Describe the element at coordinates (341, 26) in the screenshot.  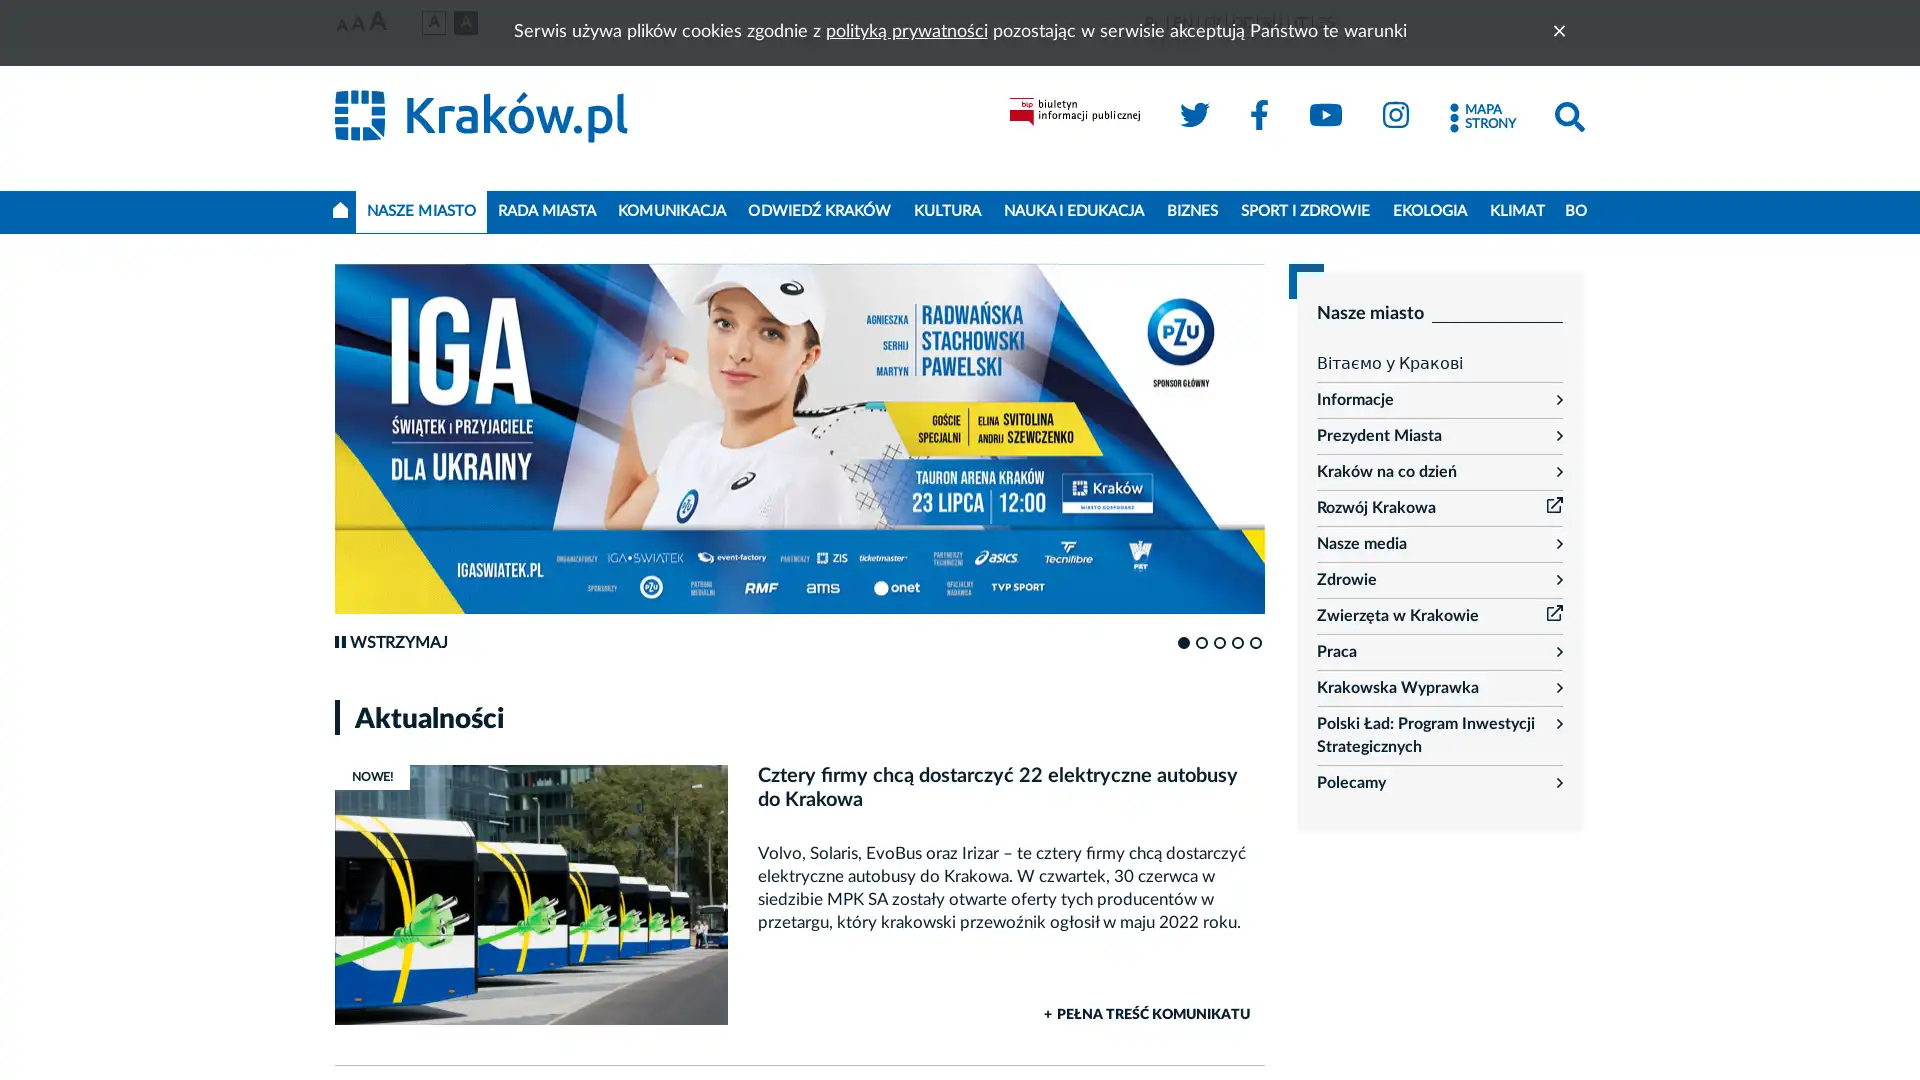
I see `Najmniejsza czcionka` at that location.